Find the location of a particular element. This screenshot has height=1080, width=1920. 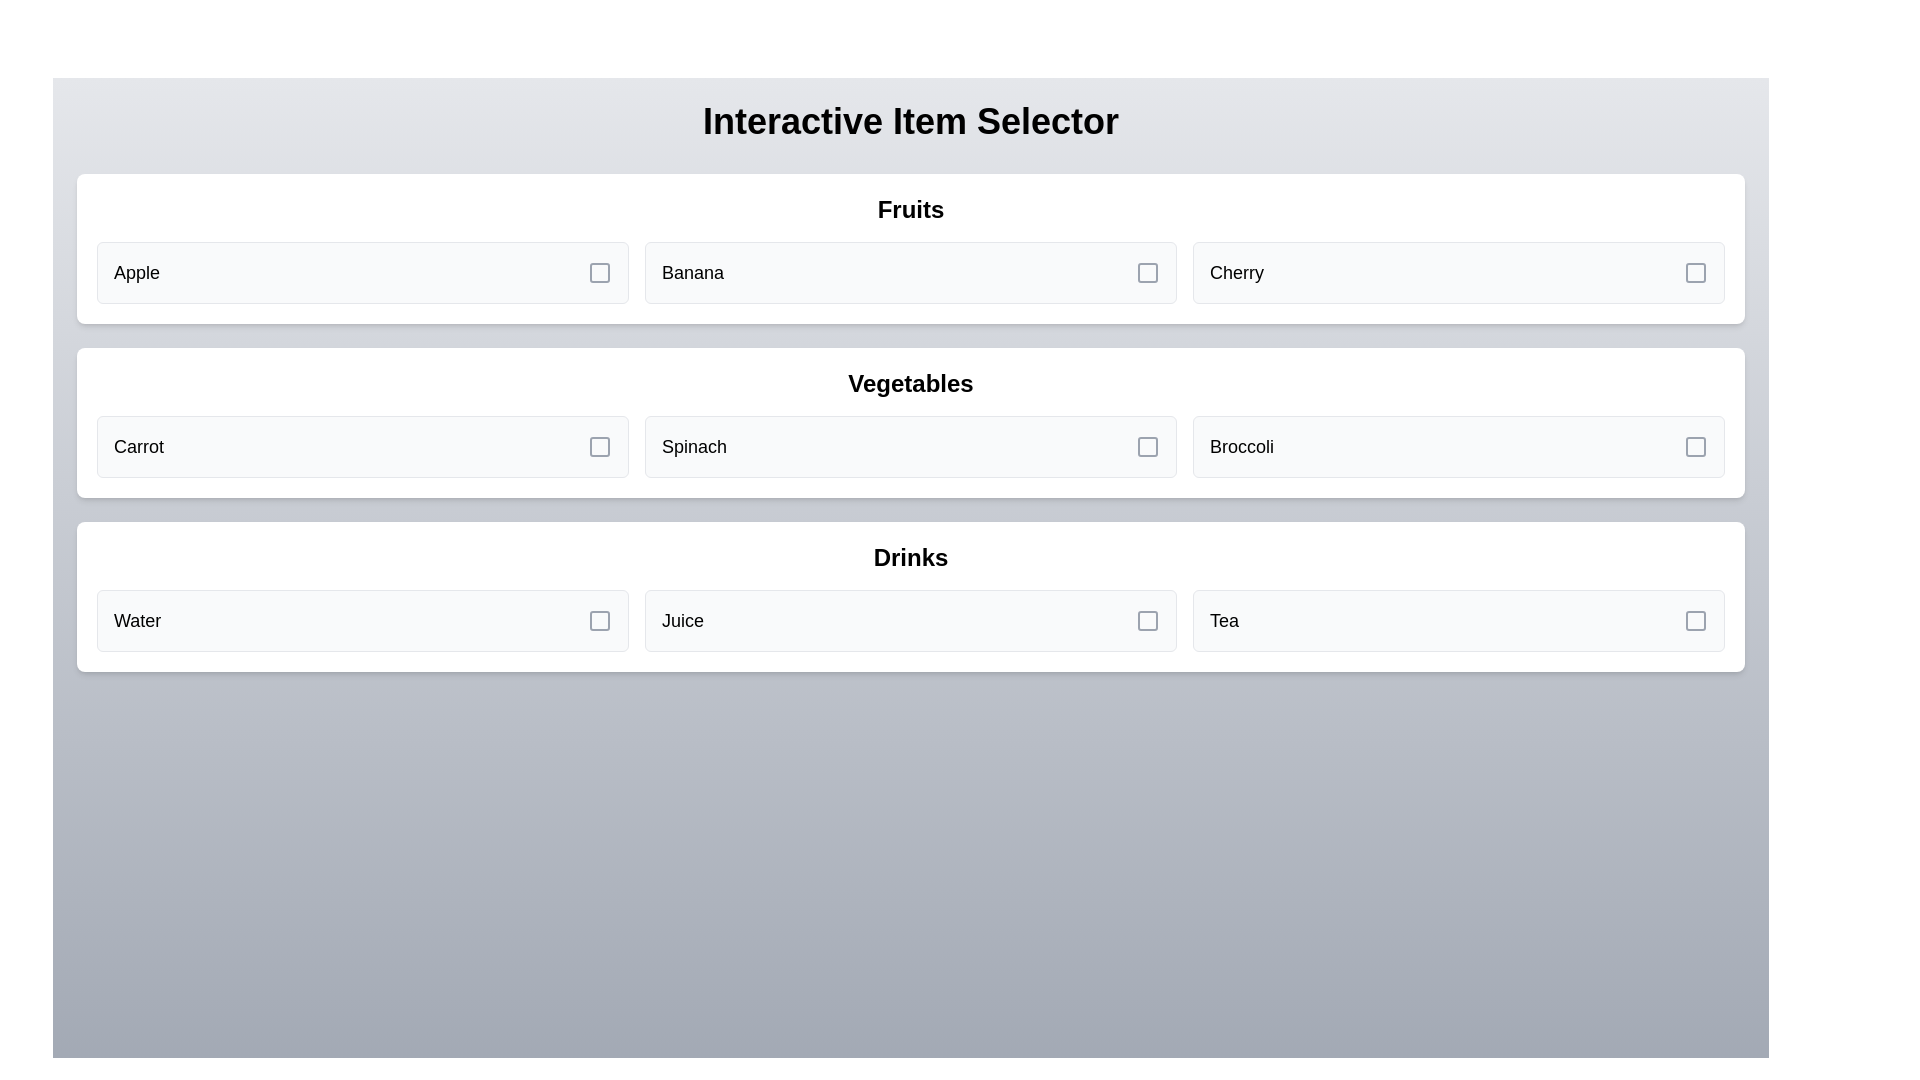

the item Broccoli from the grid is located at coordinates (1459, 446).